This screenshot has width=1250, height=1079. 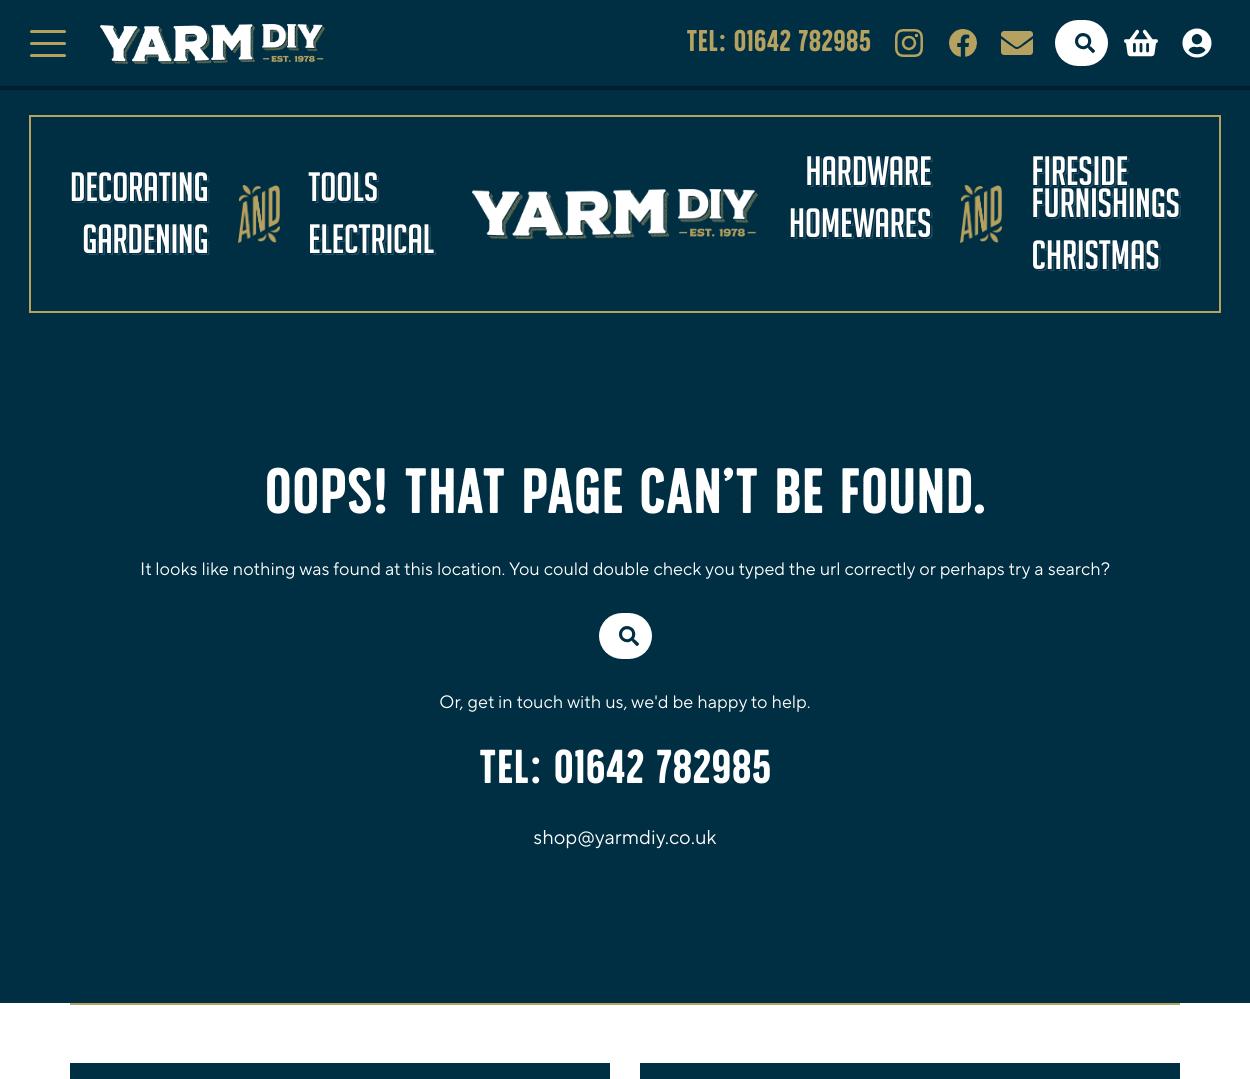 What do you see at coordinates (1104, 187) in the screenshot?
I see `'Fireside Furnishings'` at bounding box center [1104, 187].